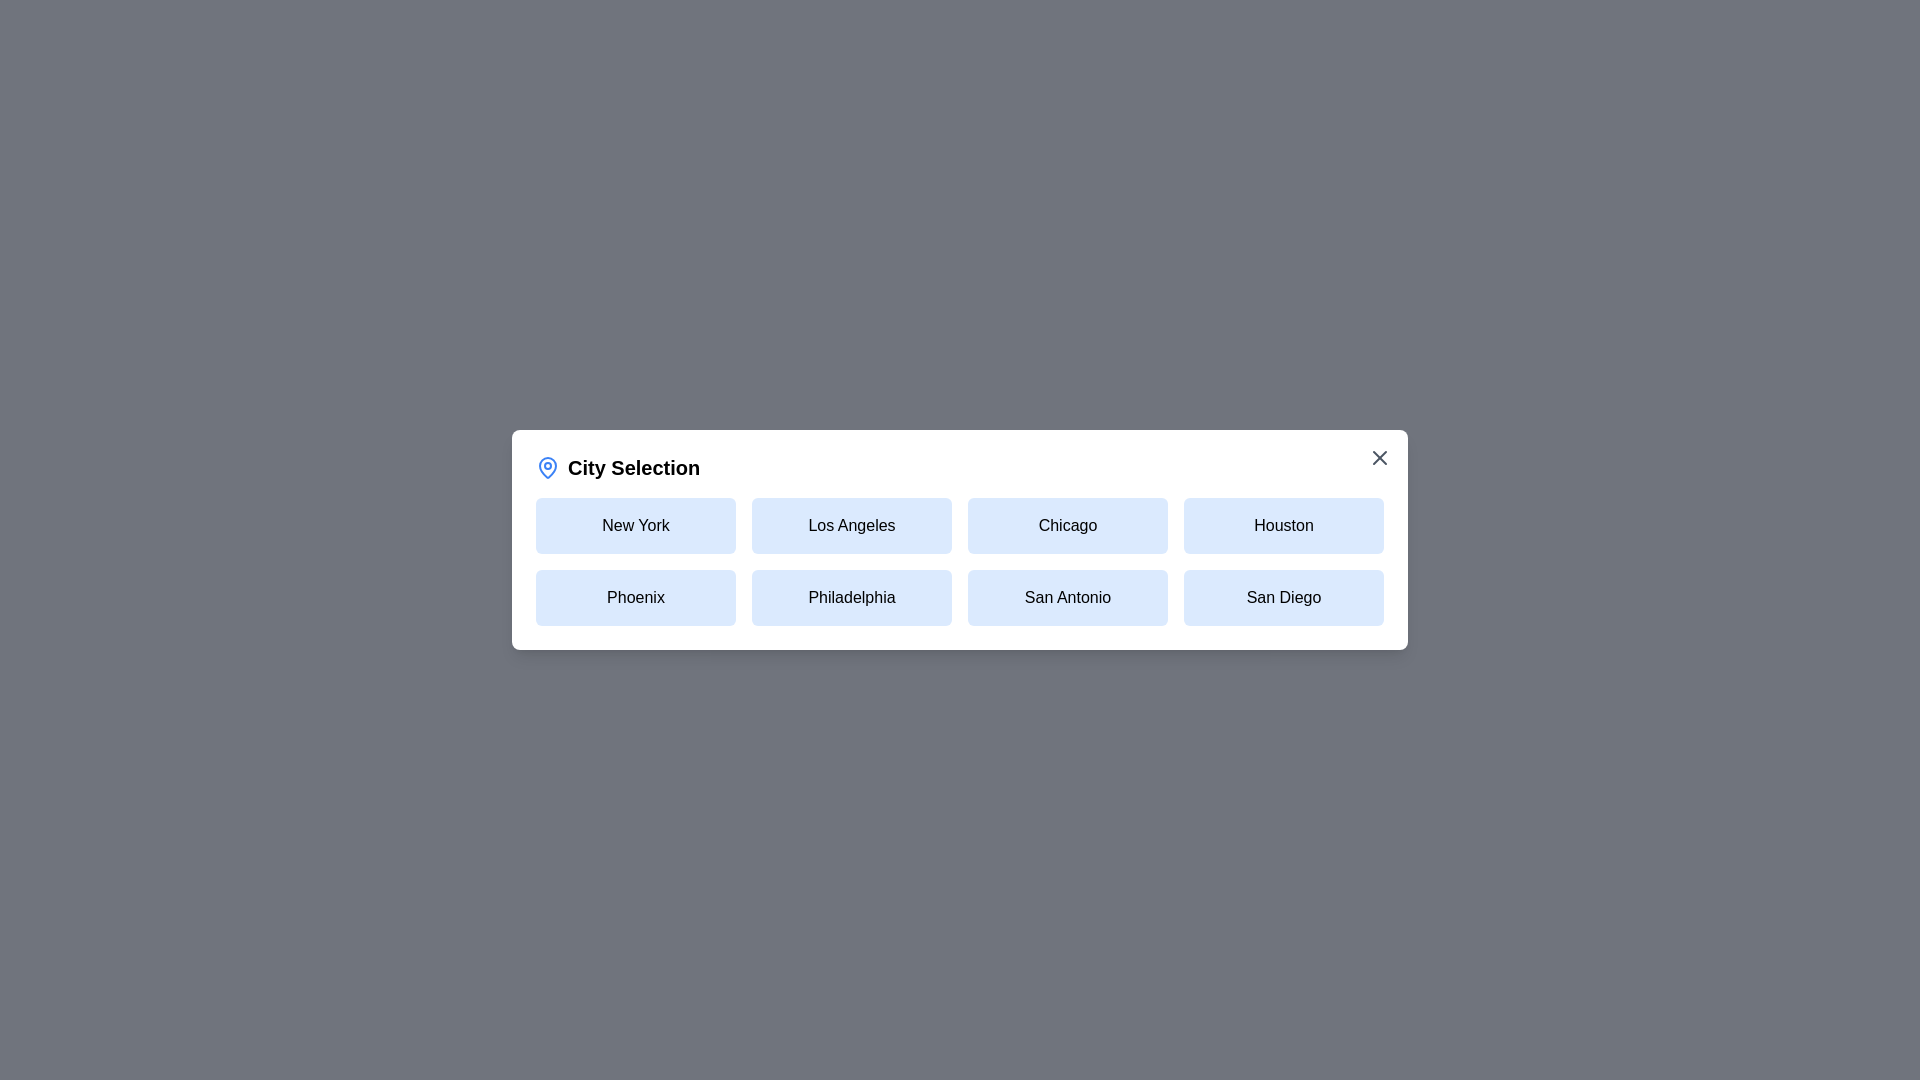 The image size is (1920, 1080). Describe the element at coordinates (634, 596) in the screenshot. I see `the city Phoenix by clicking on its button` at that location.